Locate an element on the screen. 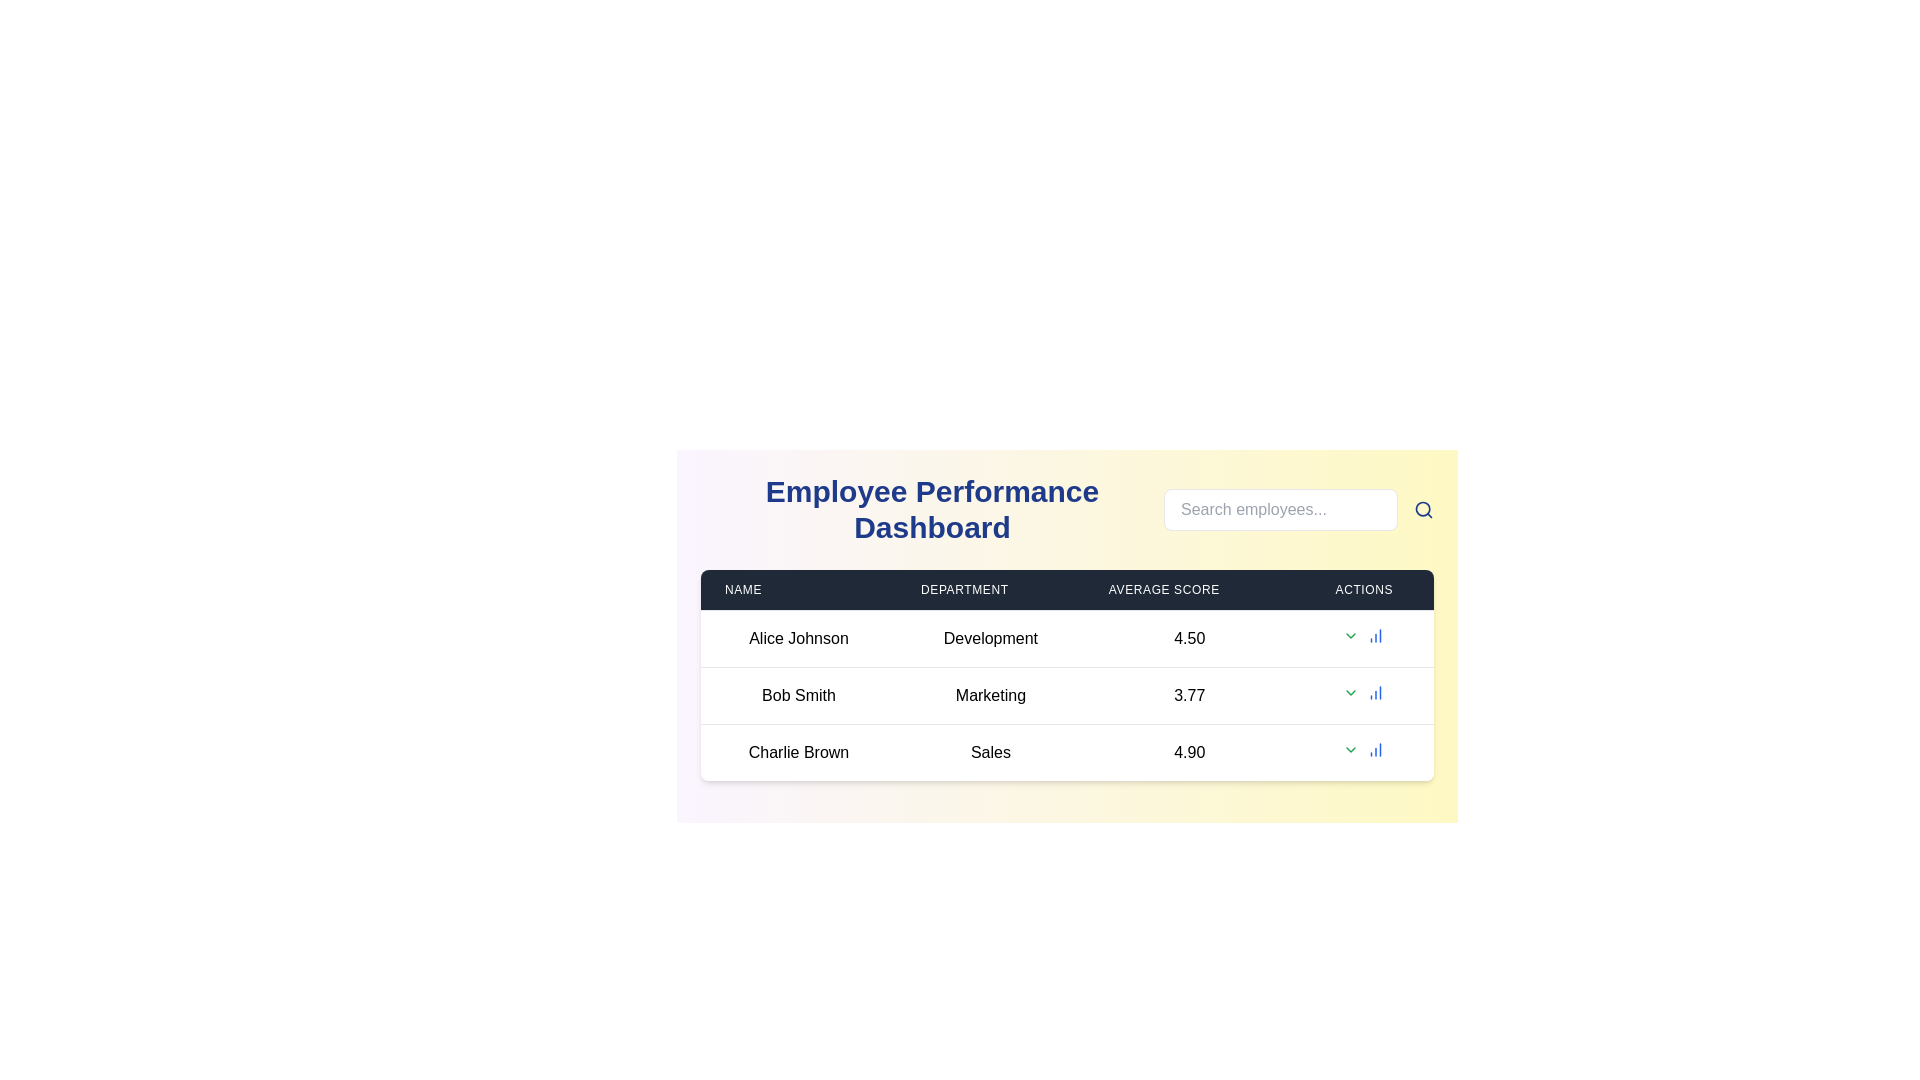 The width and height of the screenshot is (1920, 1080). the green chevron-down icon in the 'Actions' column for 'Charlie Brown' is located at coordinates (1351, 749).